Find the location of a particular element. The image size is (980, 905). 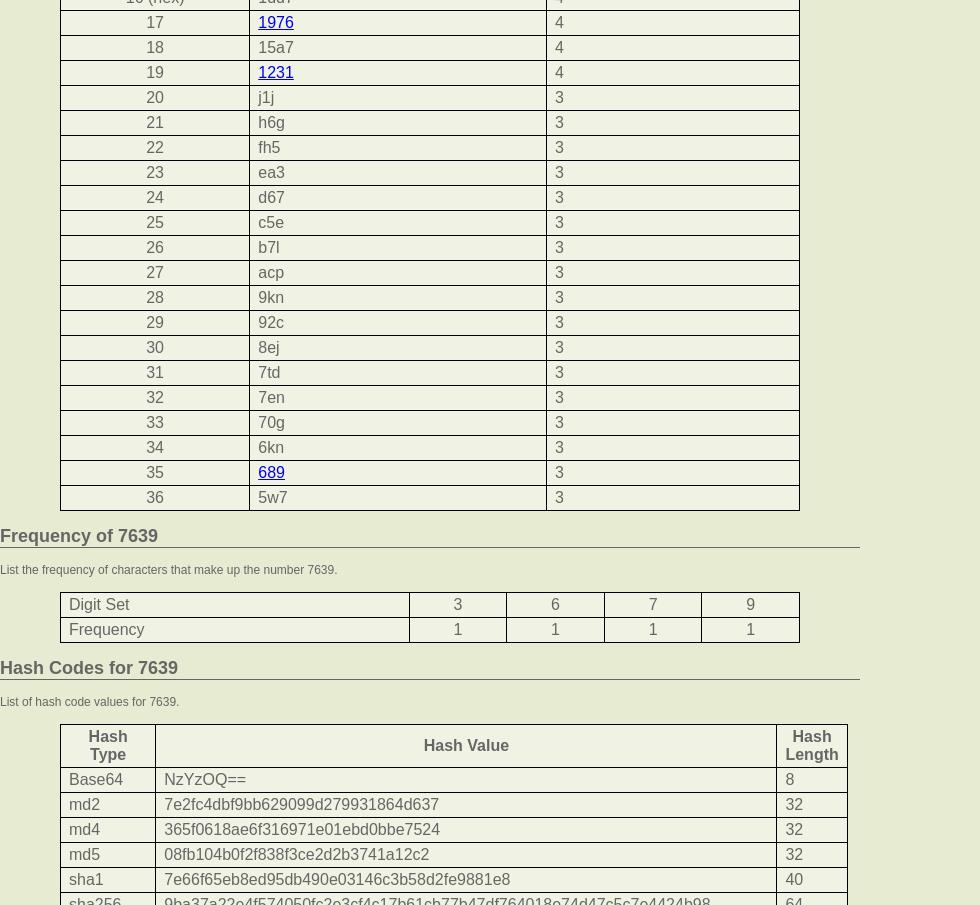

'7td' is located at coordinates (269, 372).